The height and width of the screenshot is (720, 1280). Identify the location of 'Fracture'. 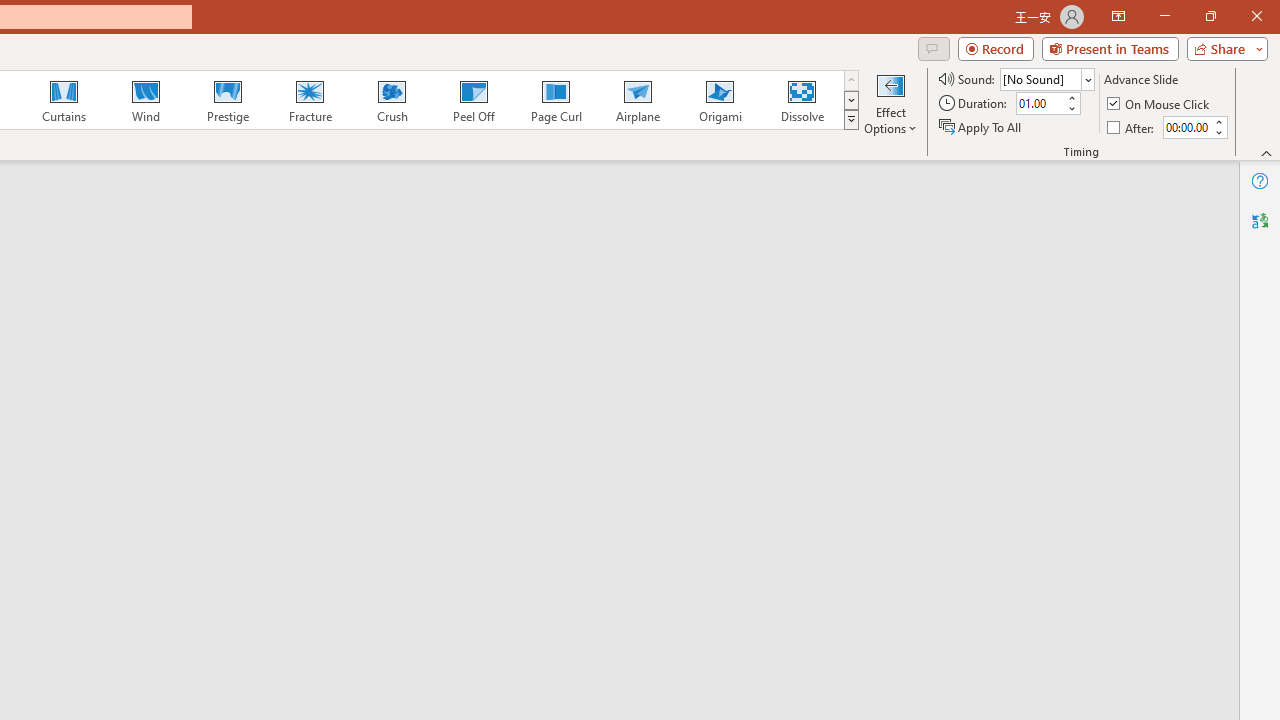
(308, 100).